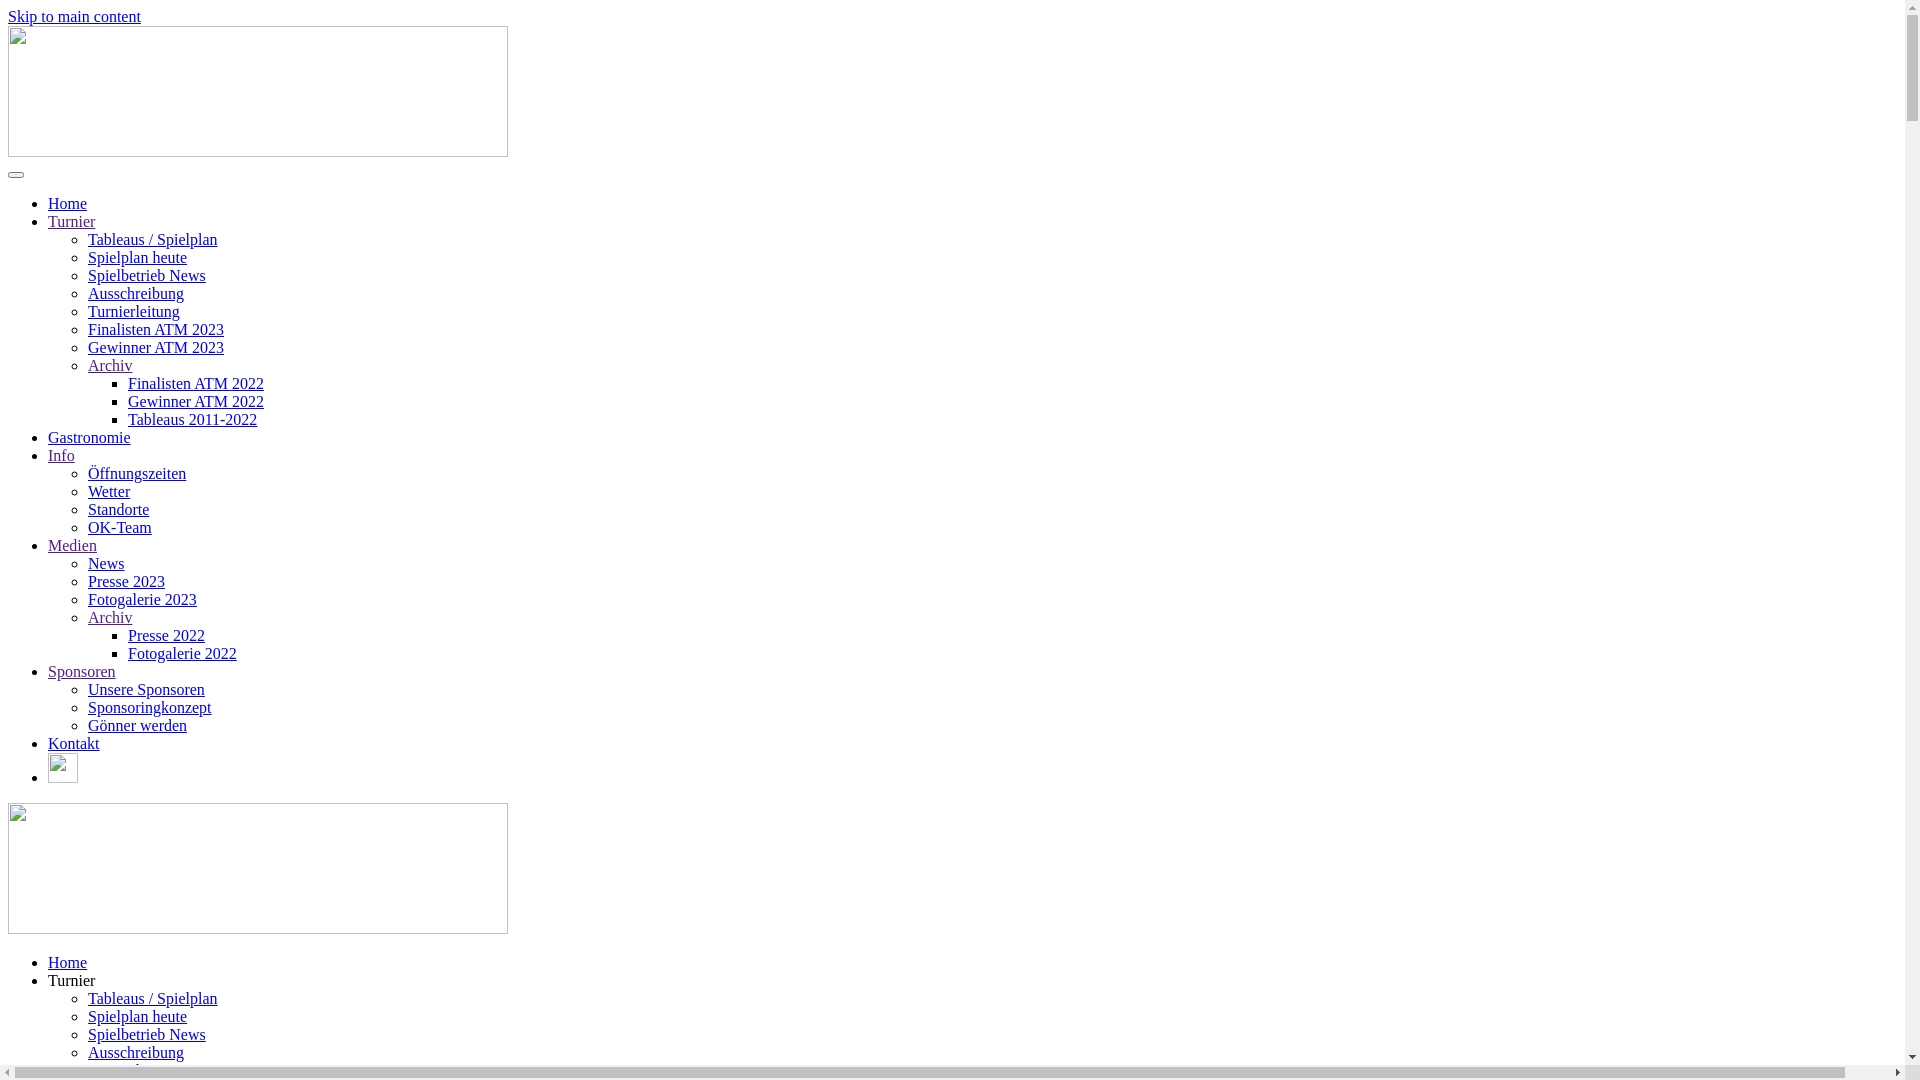  Describe the element at coordinates (72, 545) in the screenshot. I see `'Medien'` at that location.